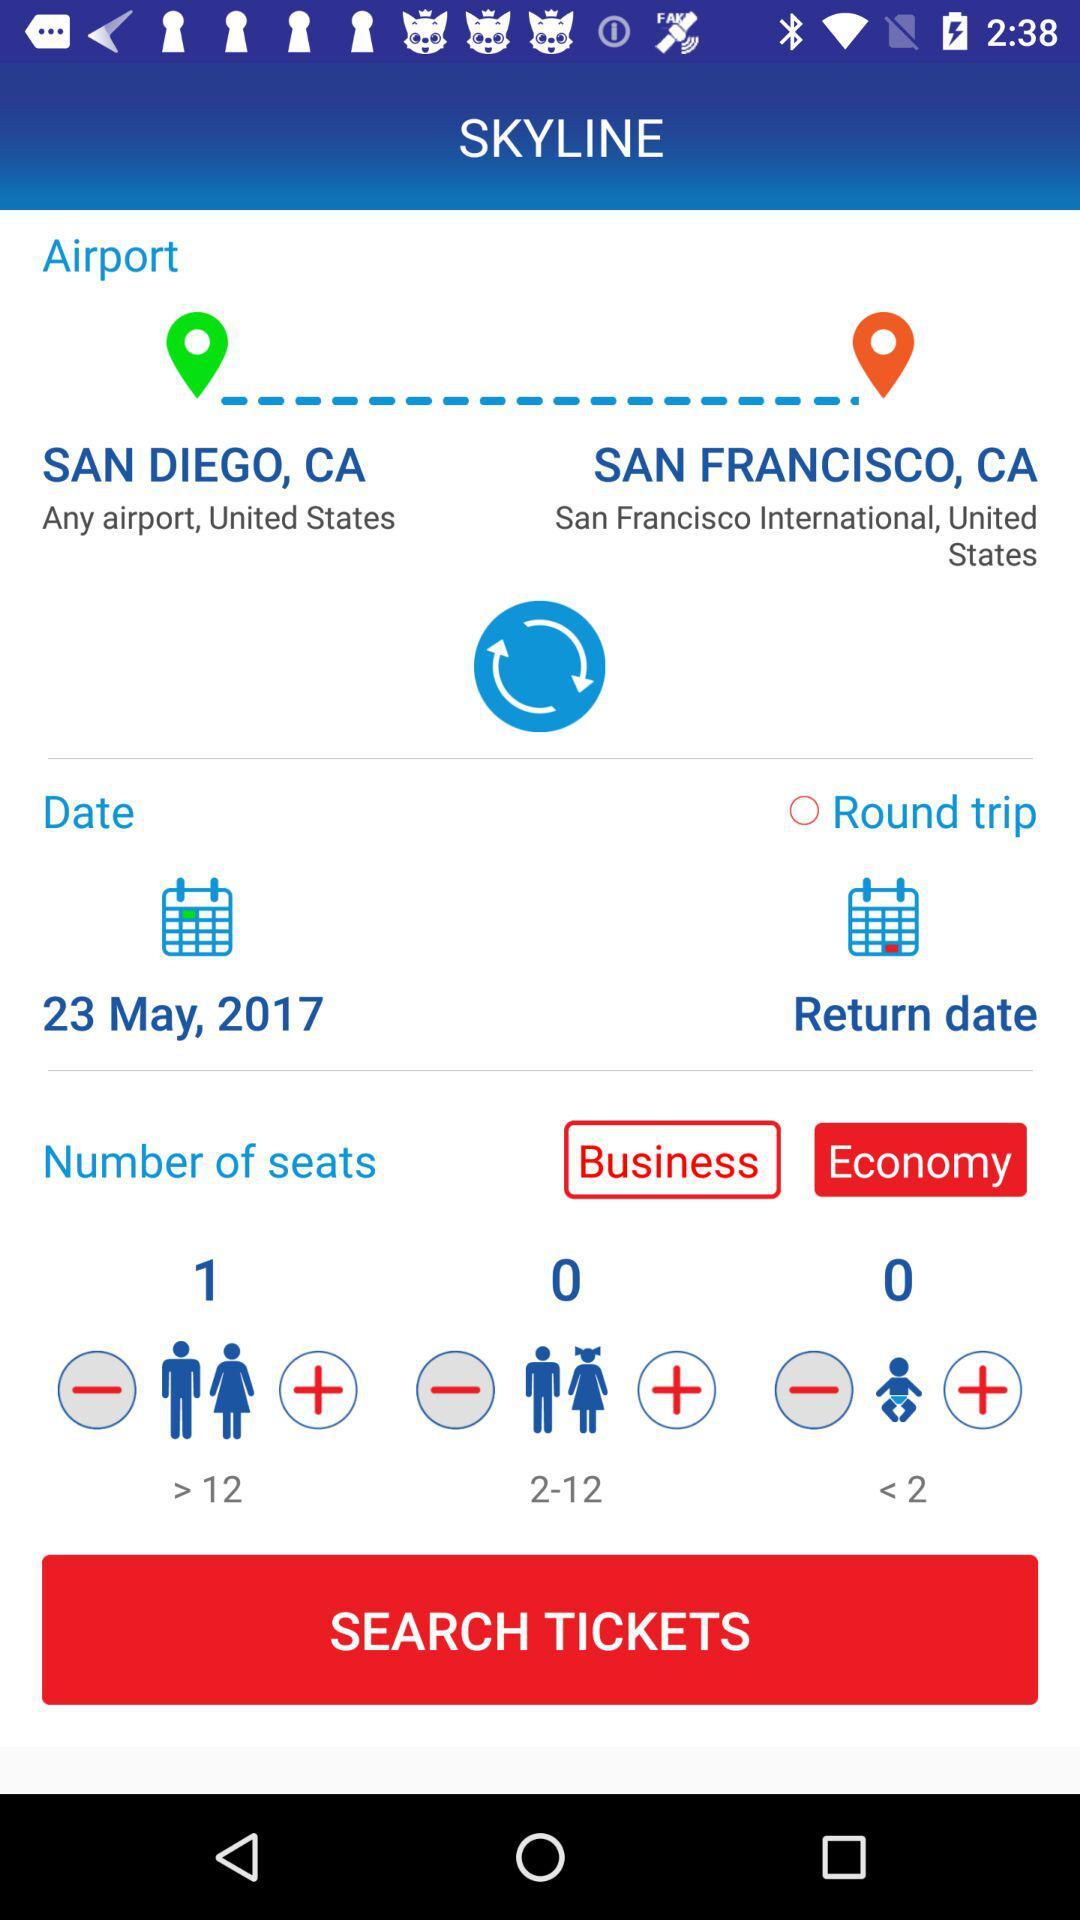 The image size is (1080, 1920). I want to click on the calendar icon above 23 may 2017, so click(196, 915).